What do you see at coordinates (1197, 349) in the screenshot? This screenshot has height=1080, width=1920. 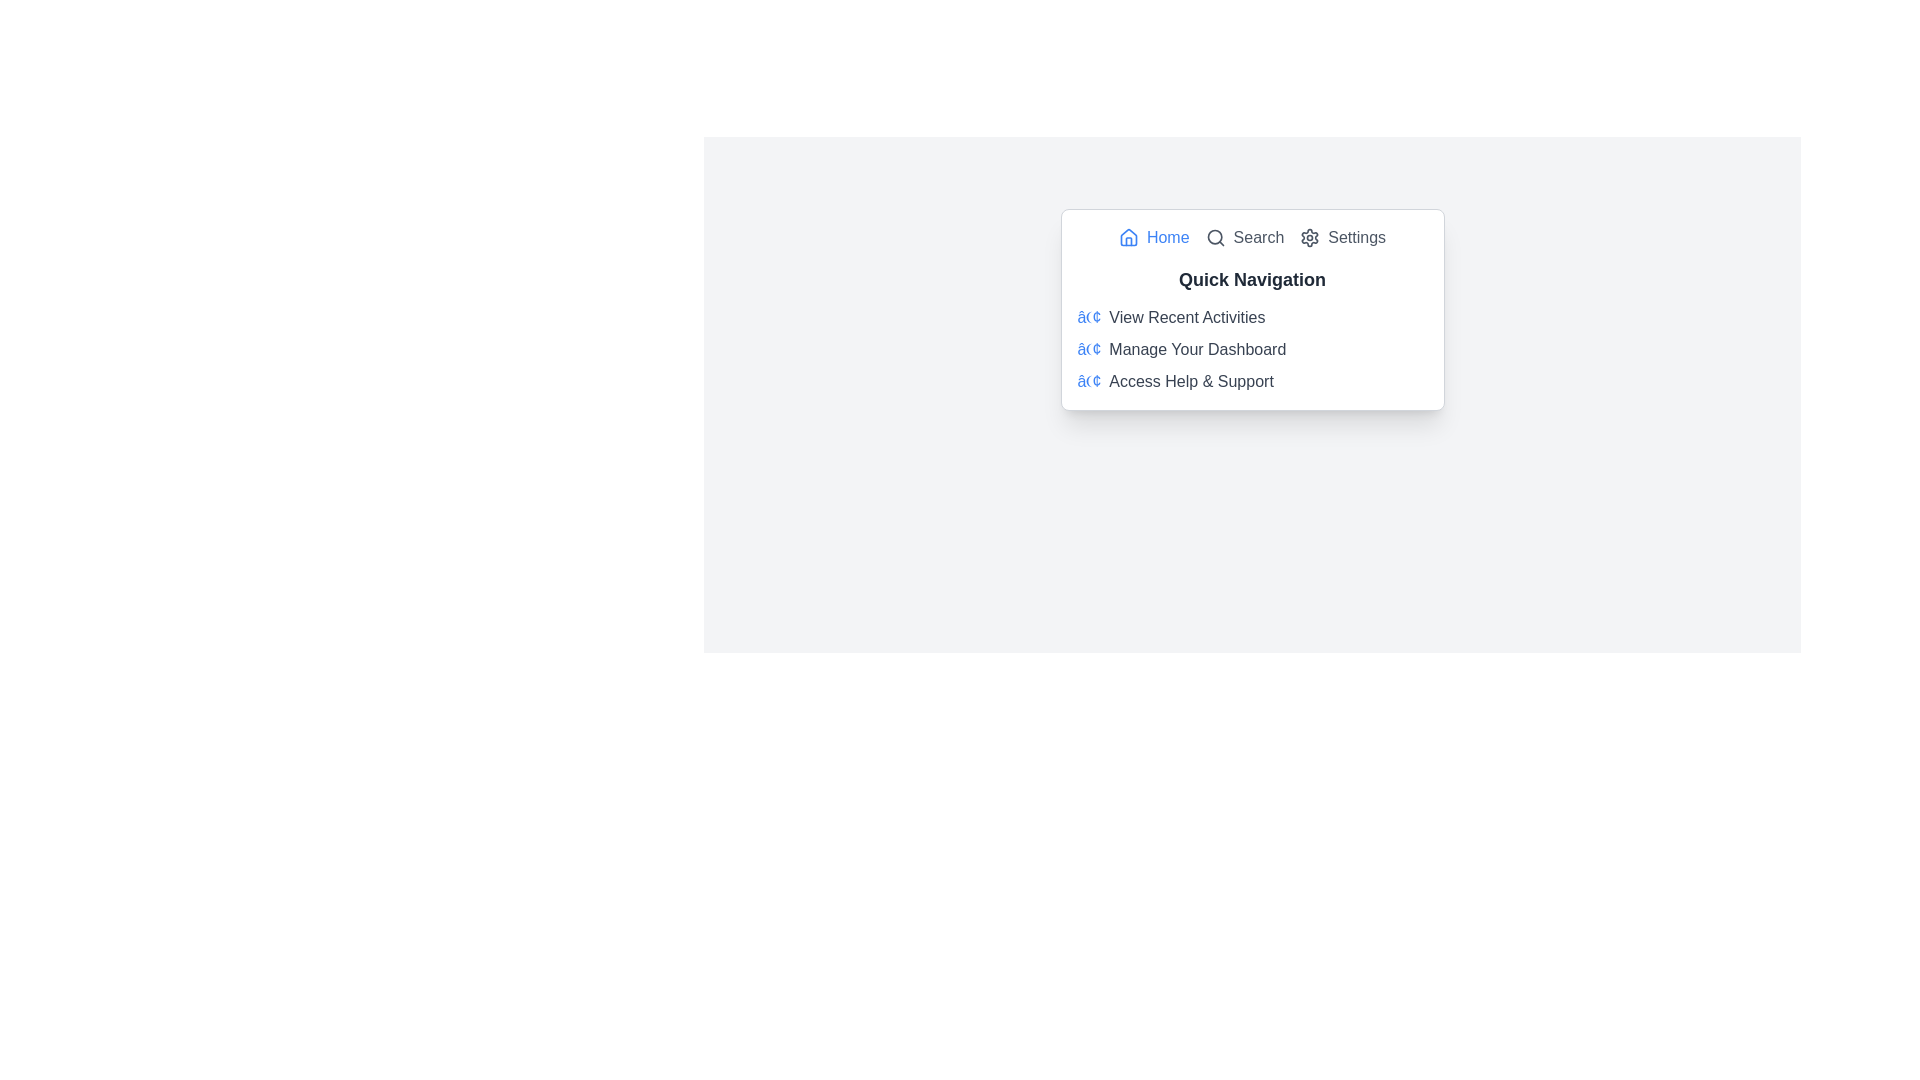 I see `the navigation Text Label located in the second entry of the 'Quick Navigation' dropdown menu to manage the dashboard` at bounding box center [1197, 349].